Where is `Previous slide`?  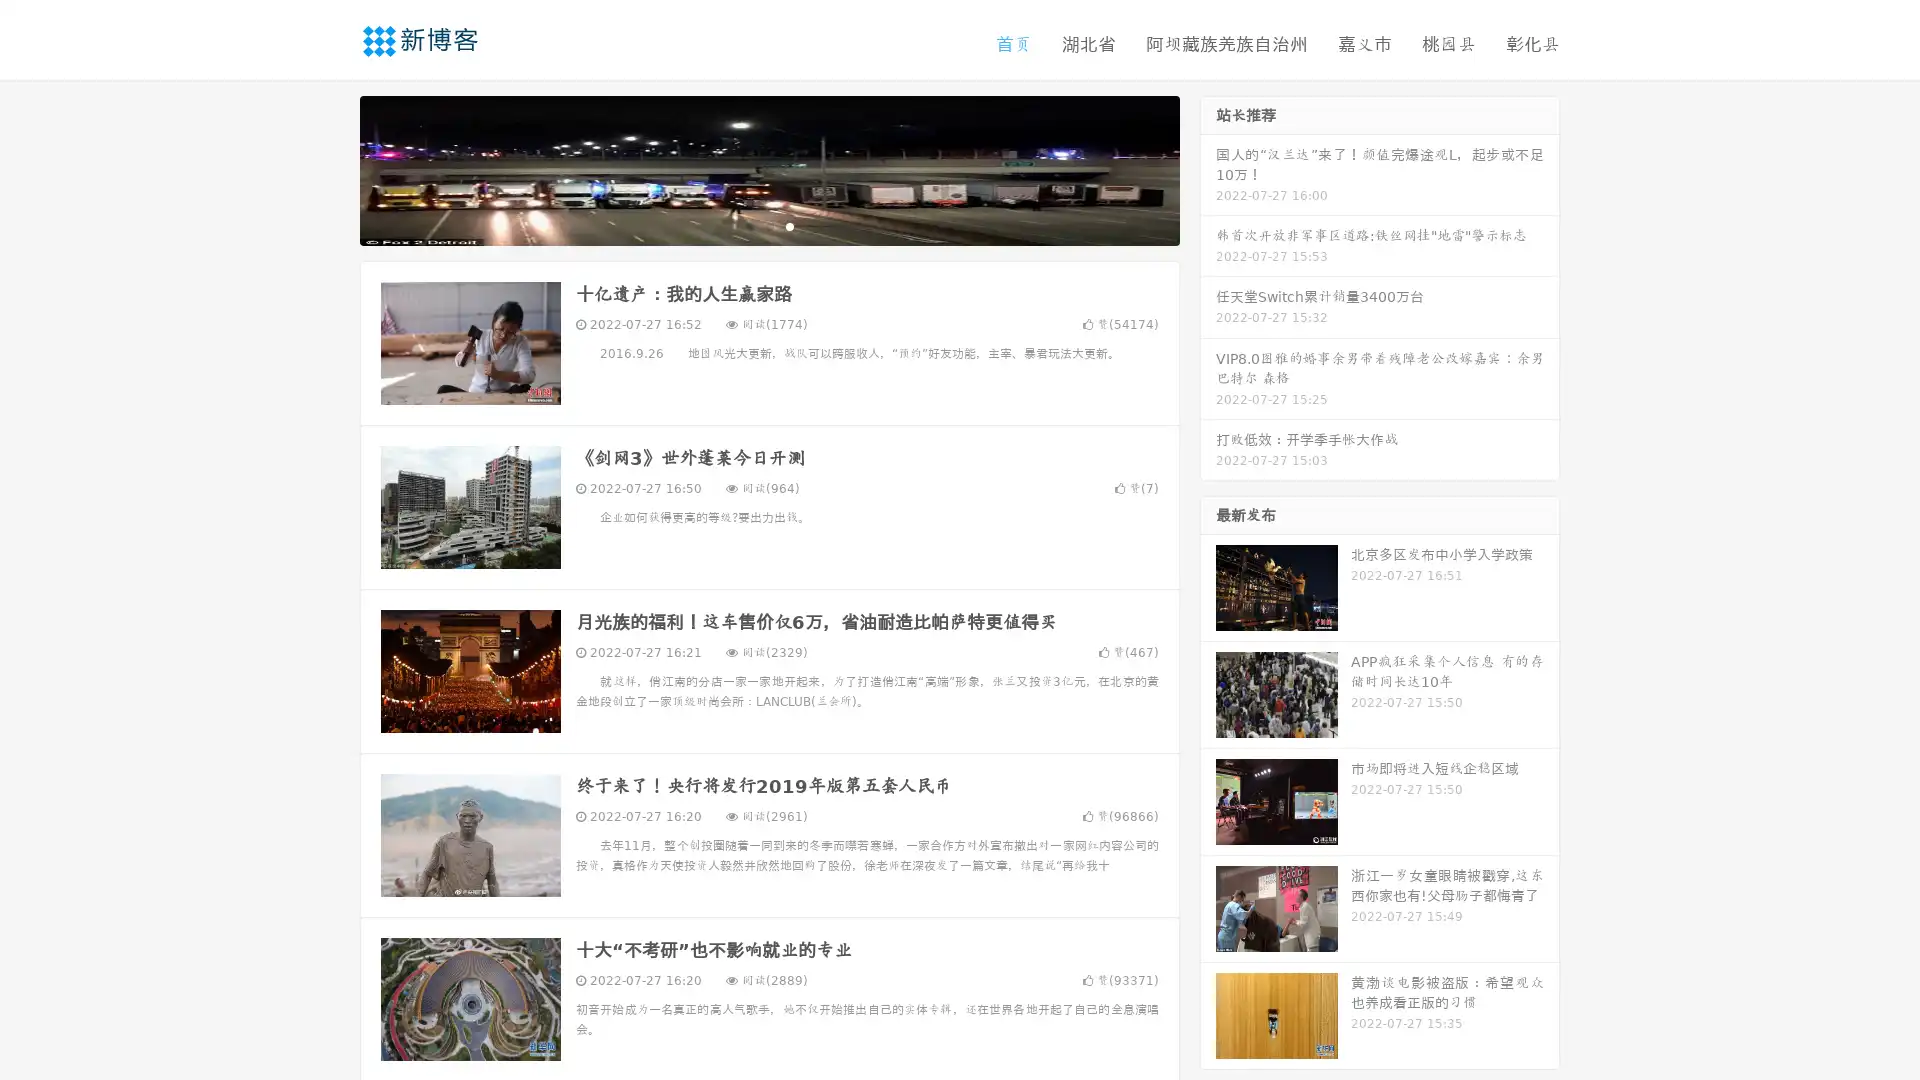
Previous slide is located at coordinates (330, 168).